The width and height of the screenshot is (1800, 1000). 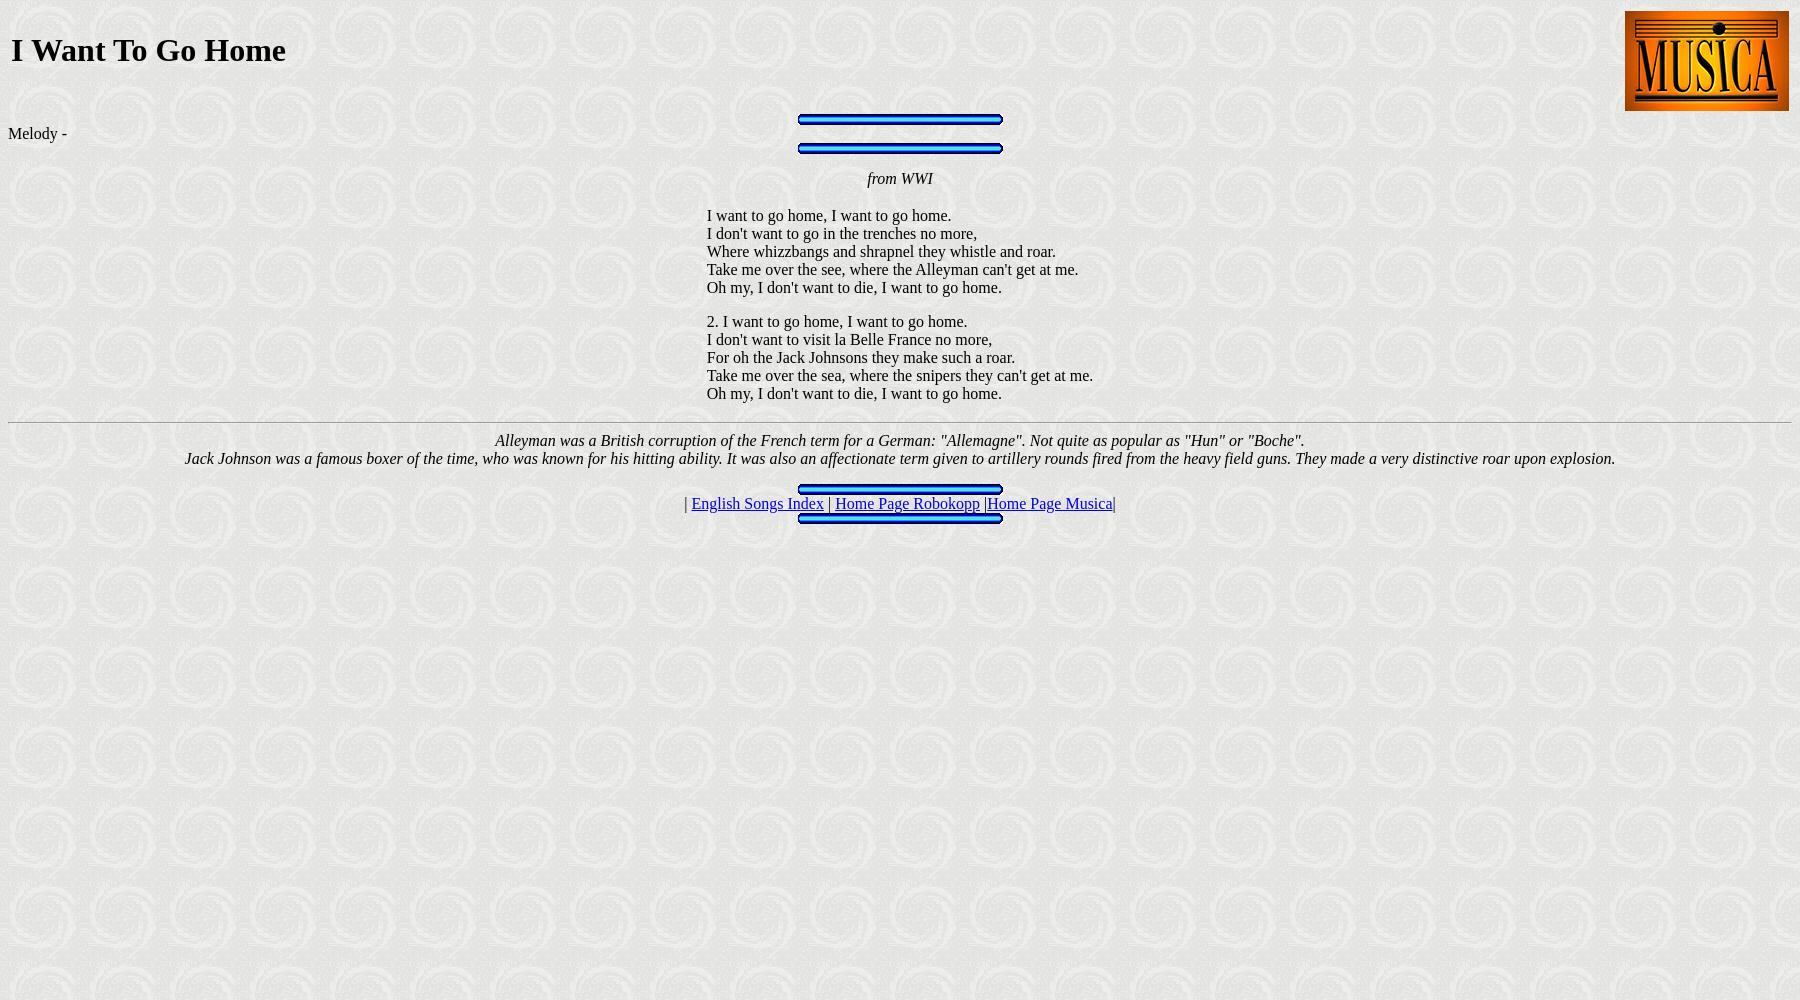 What do you see at coordinates (892, 269) in the screenshot?
I see `'Take me over the see, where the Alleyman can't get at me.'` at bounding box center [892, 269].